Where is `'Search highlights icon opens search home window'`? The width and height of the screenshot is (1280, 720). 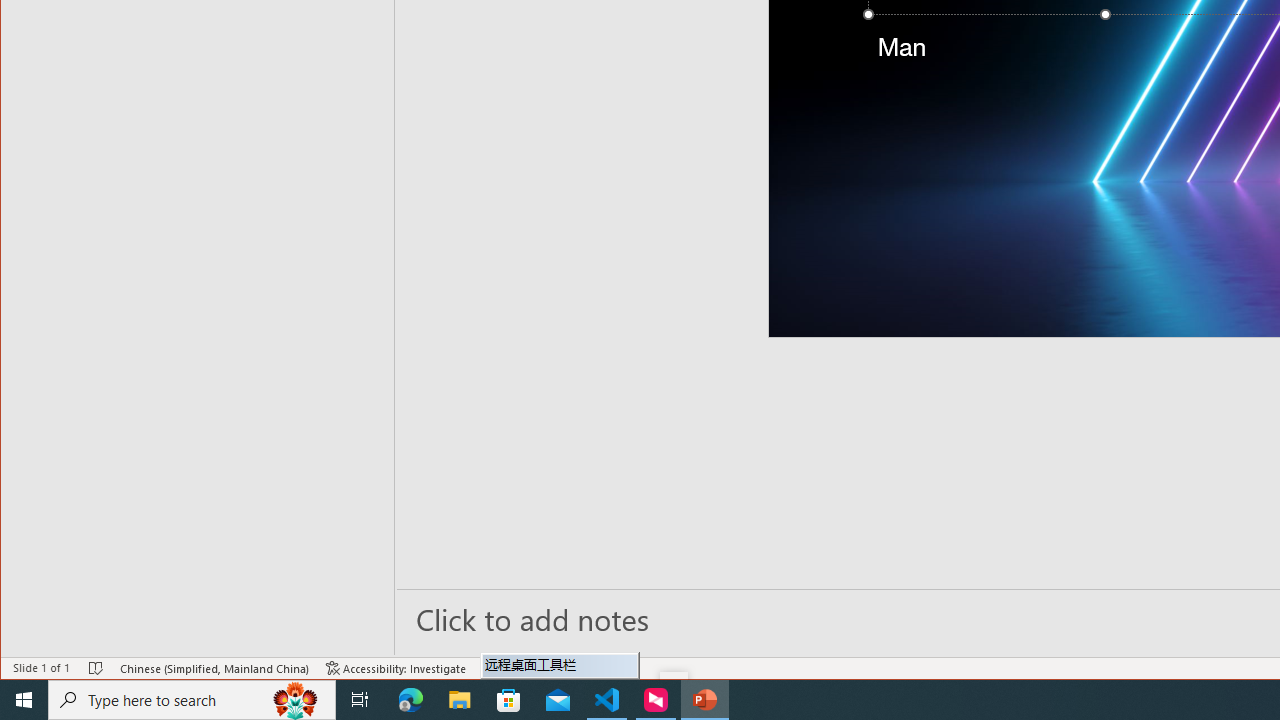
'Search highlights icon opens search home window' is located at coordinates (294, 698).